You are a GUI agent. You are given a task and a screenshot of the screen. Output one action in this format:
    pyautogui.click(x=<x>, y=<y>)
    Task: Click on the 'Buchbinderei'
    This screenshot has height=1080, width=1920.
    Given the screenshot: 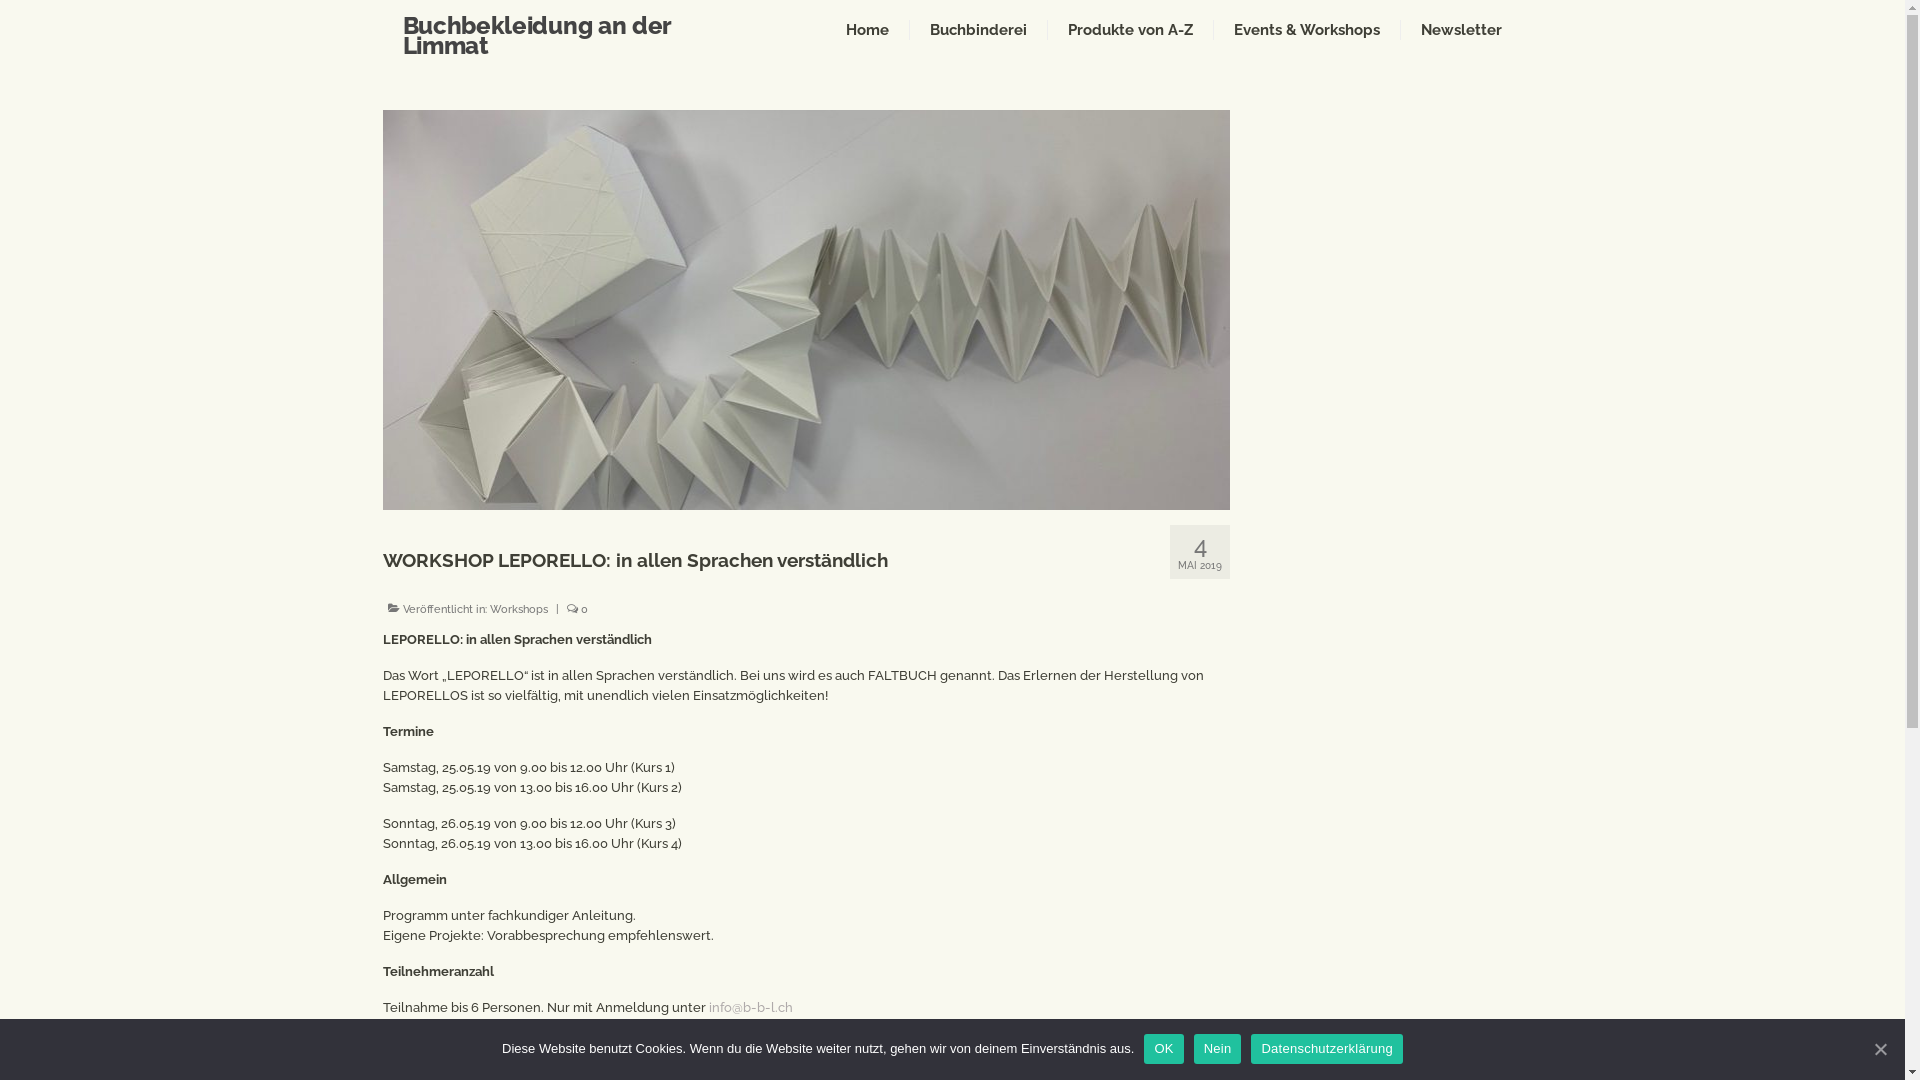 What is the action you would take?
    pyautogui.click(x=978, y=30)
    